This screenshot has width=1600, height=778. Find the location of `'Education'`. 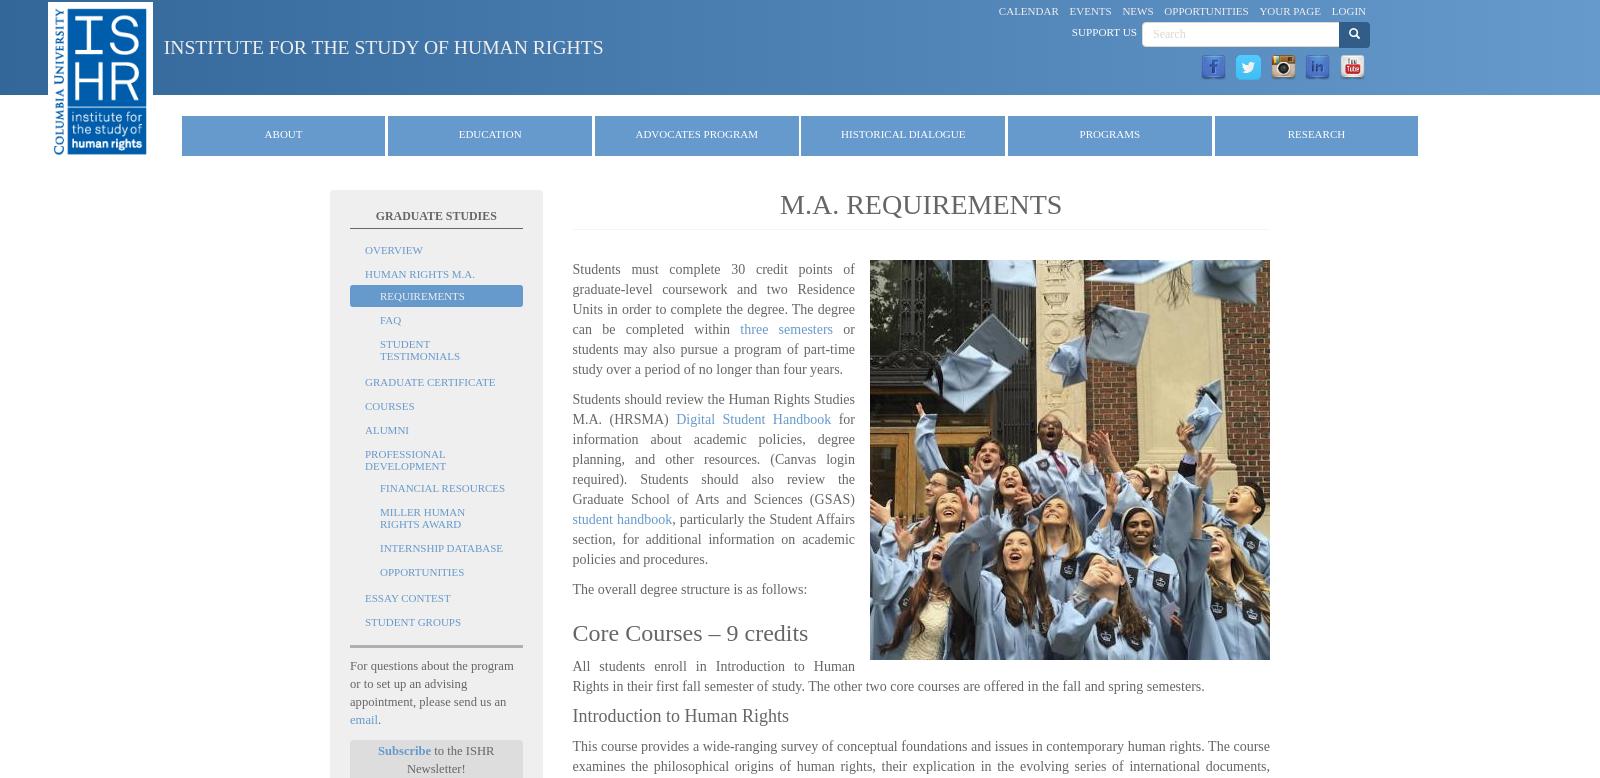

'Education' is located at coordinates (488, 133).